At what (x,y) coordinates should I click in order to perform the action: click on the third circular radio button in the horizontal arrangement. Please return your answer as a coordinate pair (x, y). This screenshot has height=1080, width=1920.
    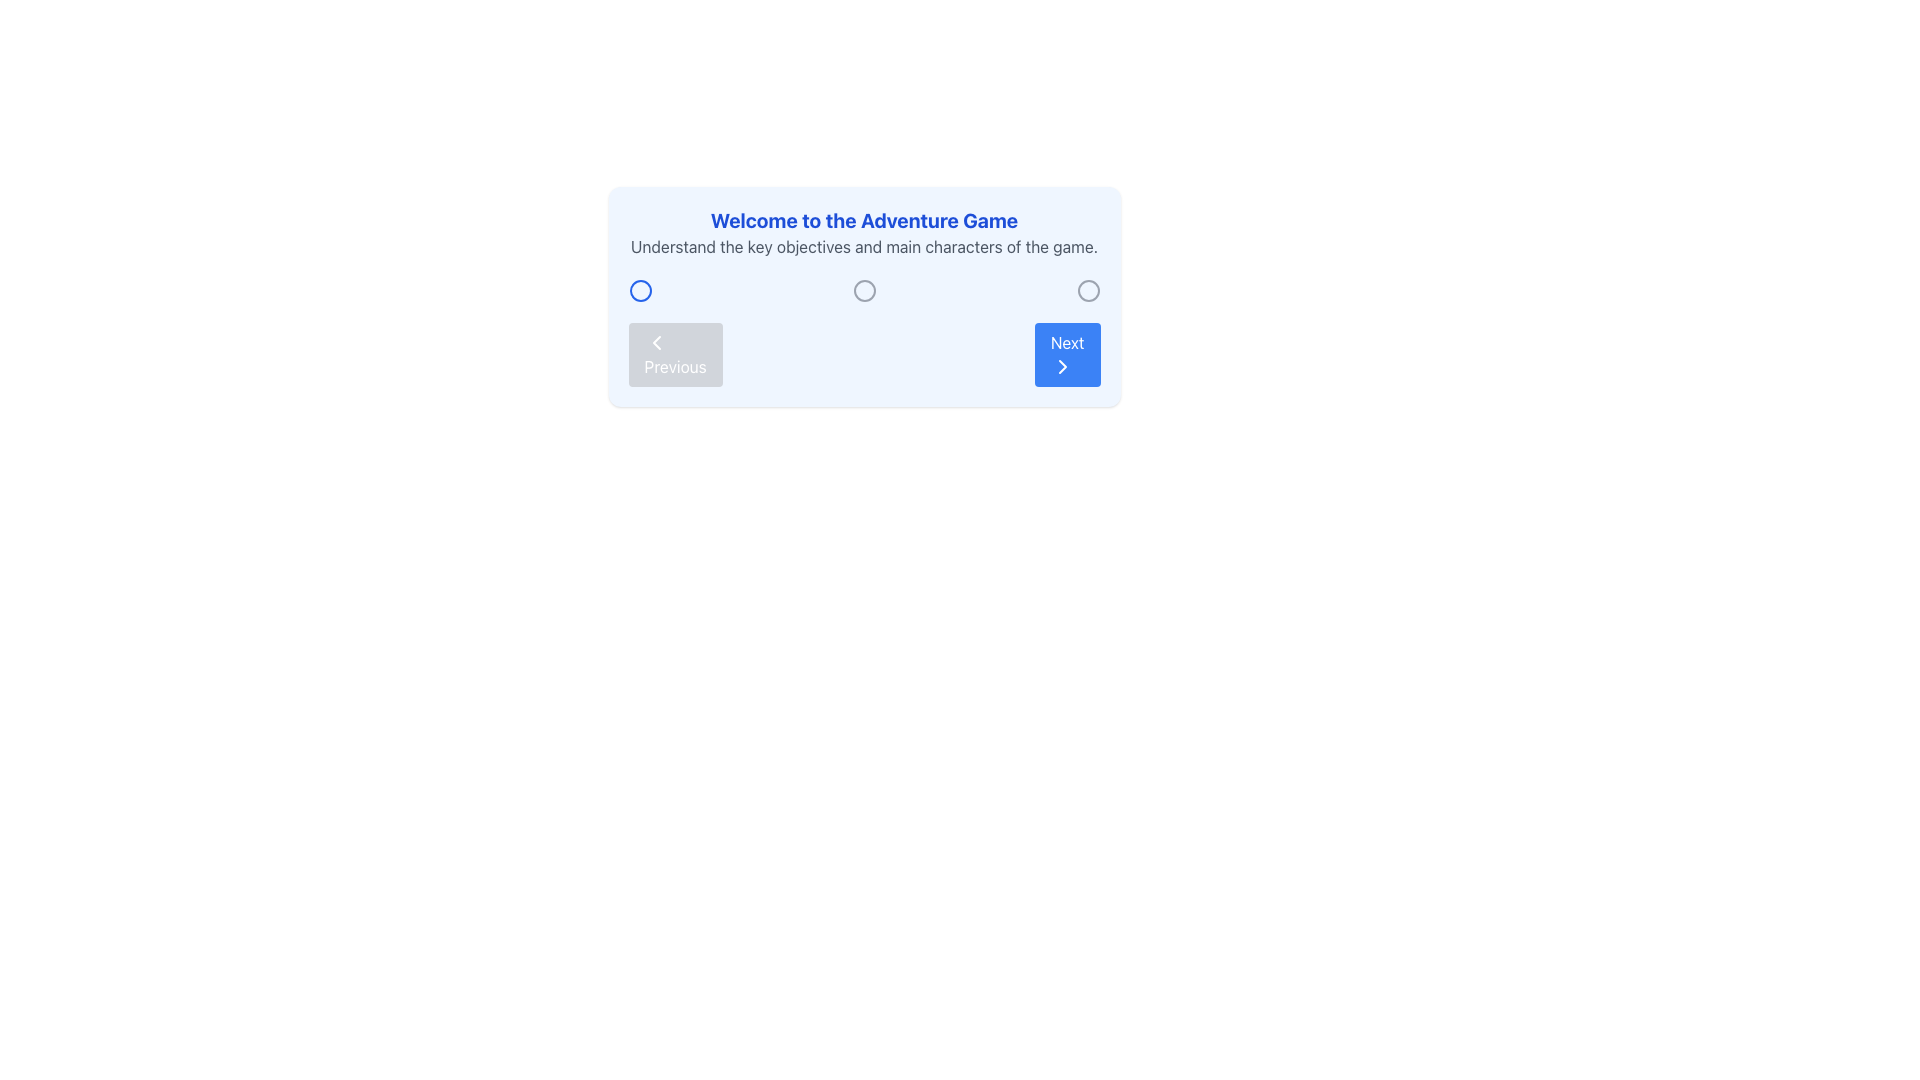
    Looking at the image, I should click on (1087, 290).